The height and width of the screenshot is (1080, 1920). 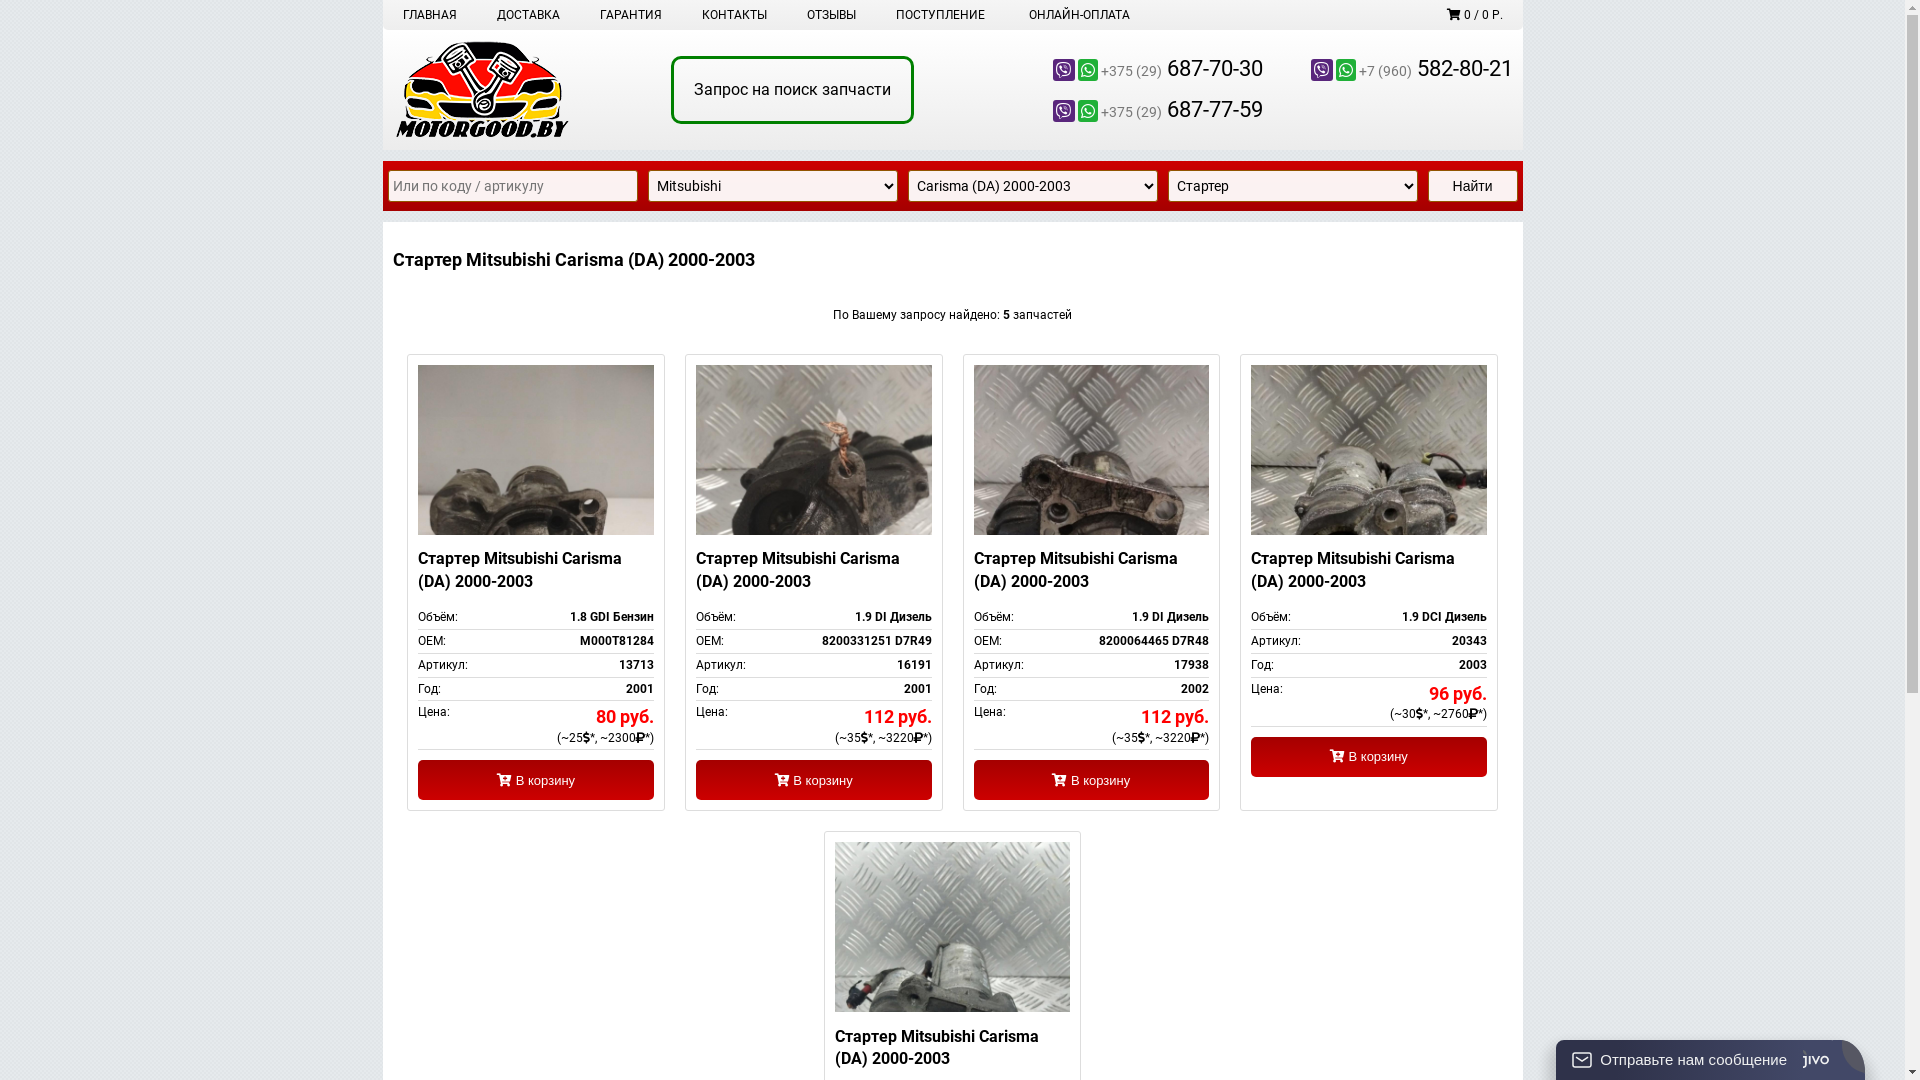 I want to click on '+375 (29) 687-77-59', so click(x=1137, y=110).